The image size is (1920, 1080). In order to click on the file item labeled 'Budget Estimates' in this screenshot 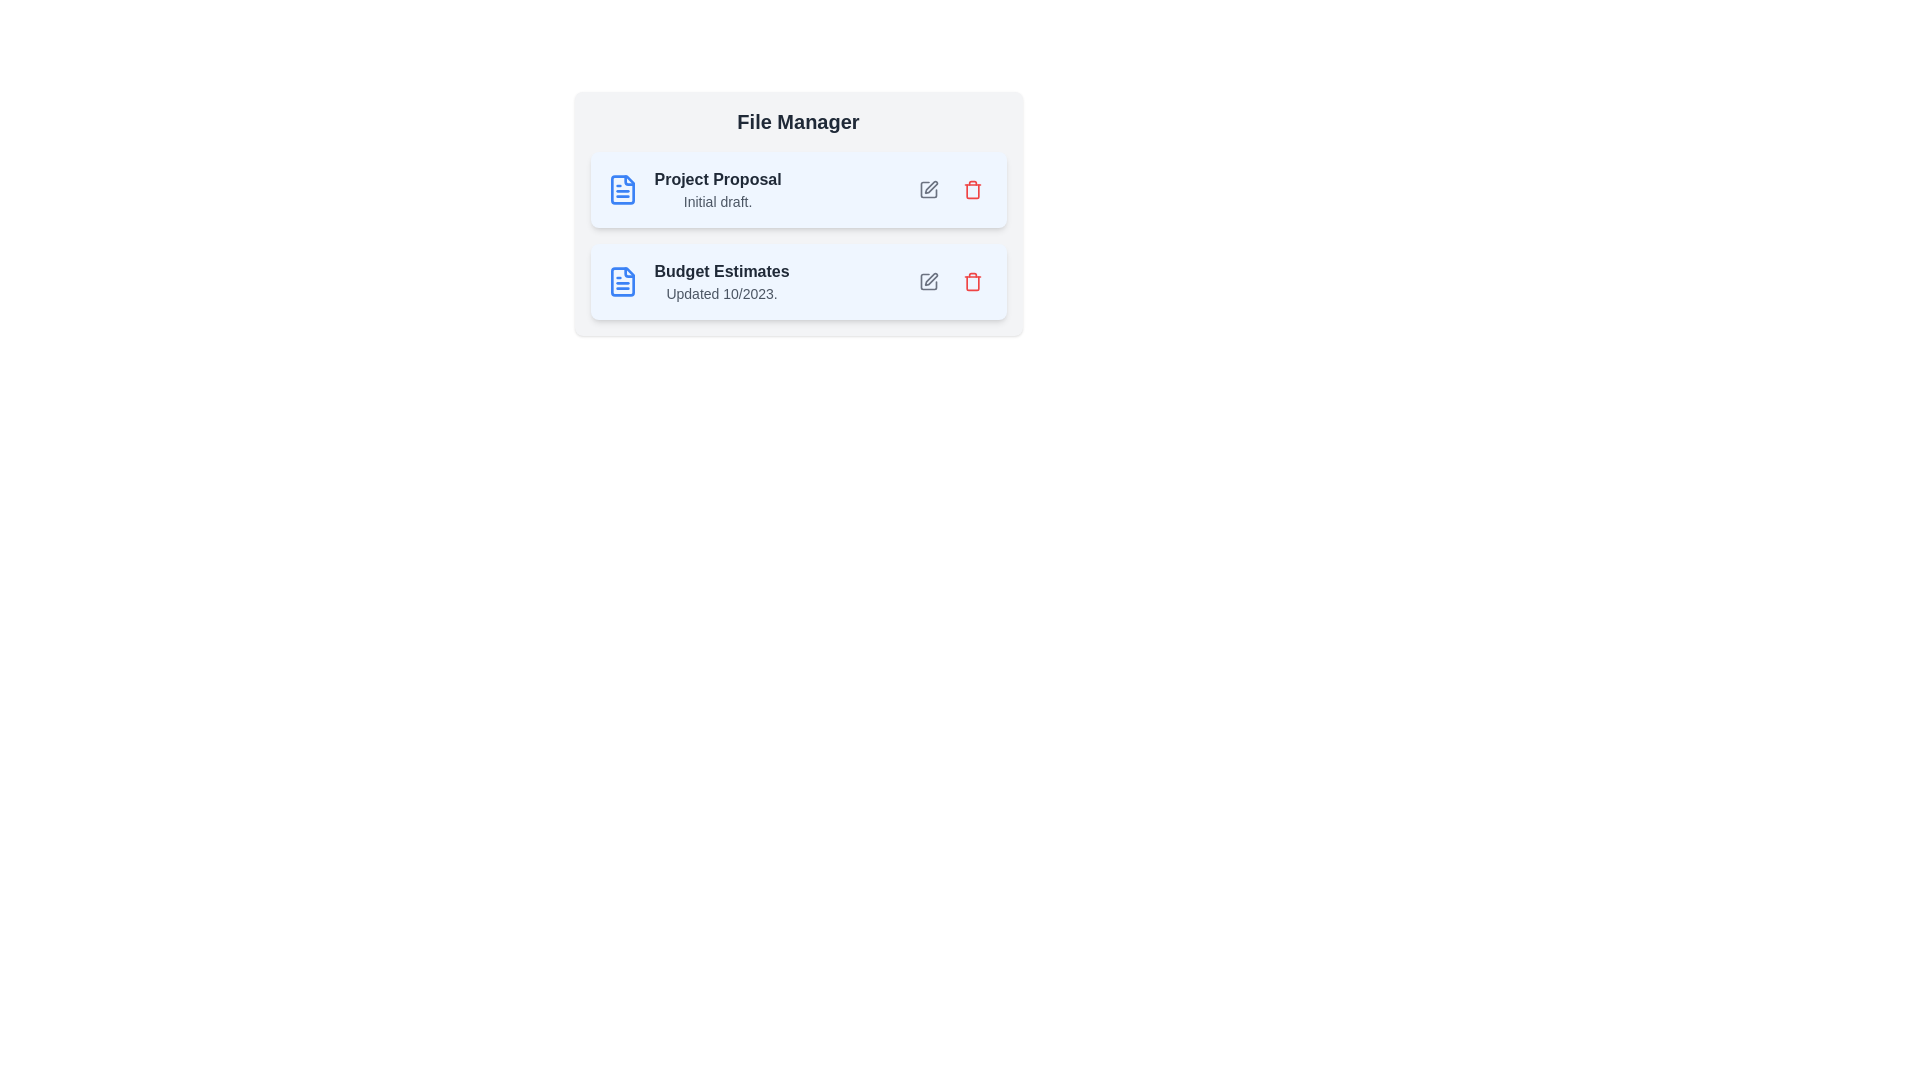, I will do `click(797, 281)`.